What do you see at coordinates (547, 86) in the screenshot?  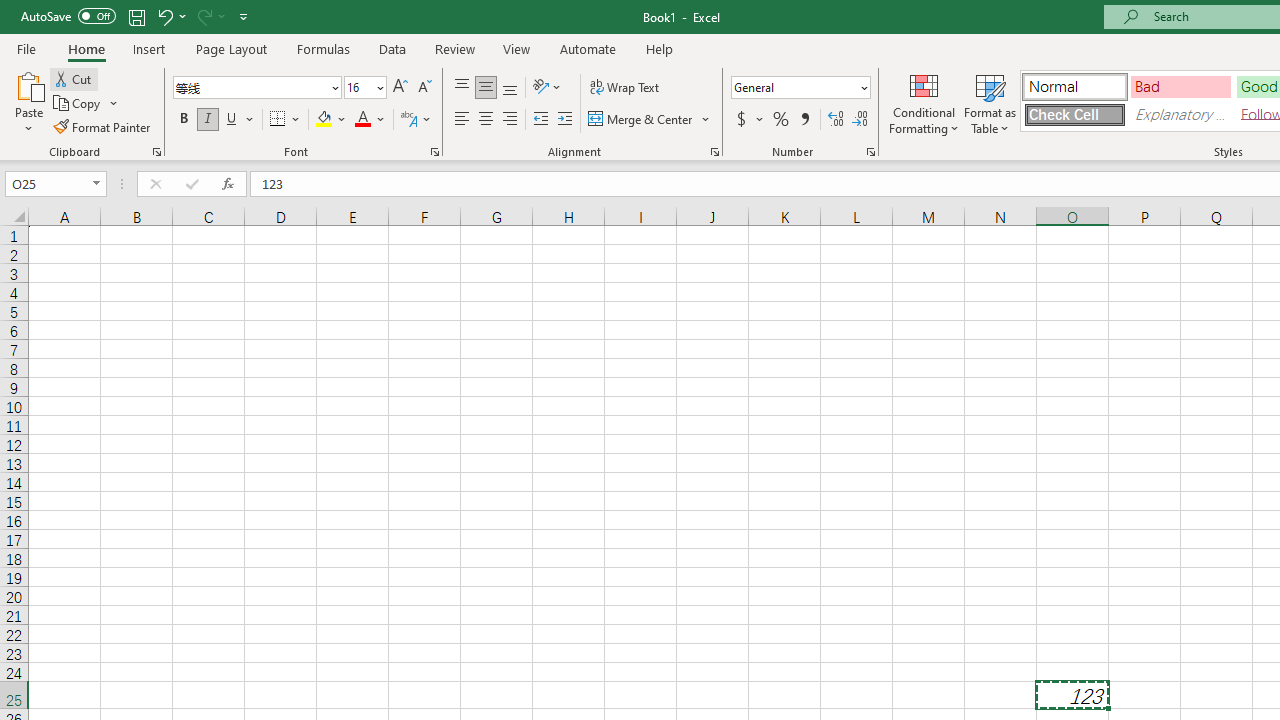 I see `'Orientation'` at bounding box center [547, 86].